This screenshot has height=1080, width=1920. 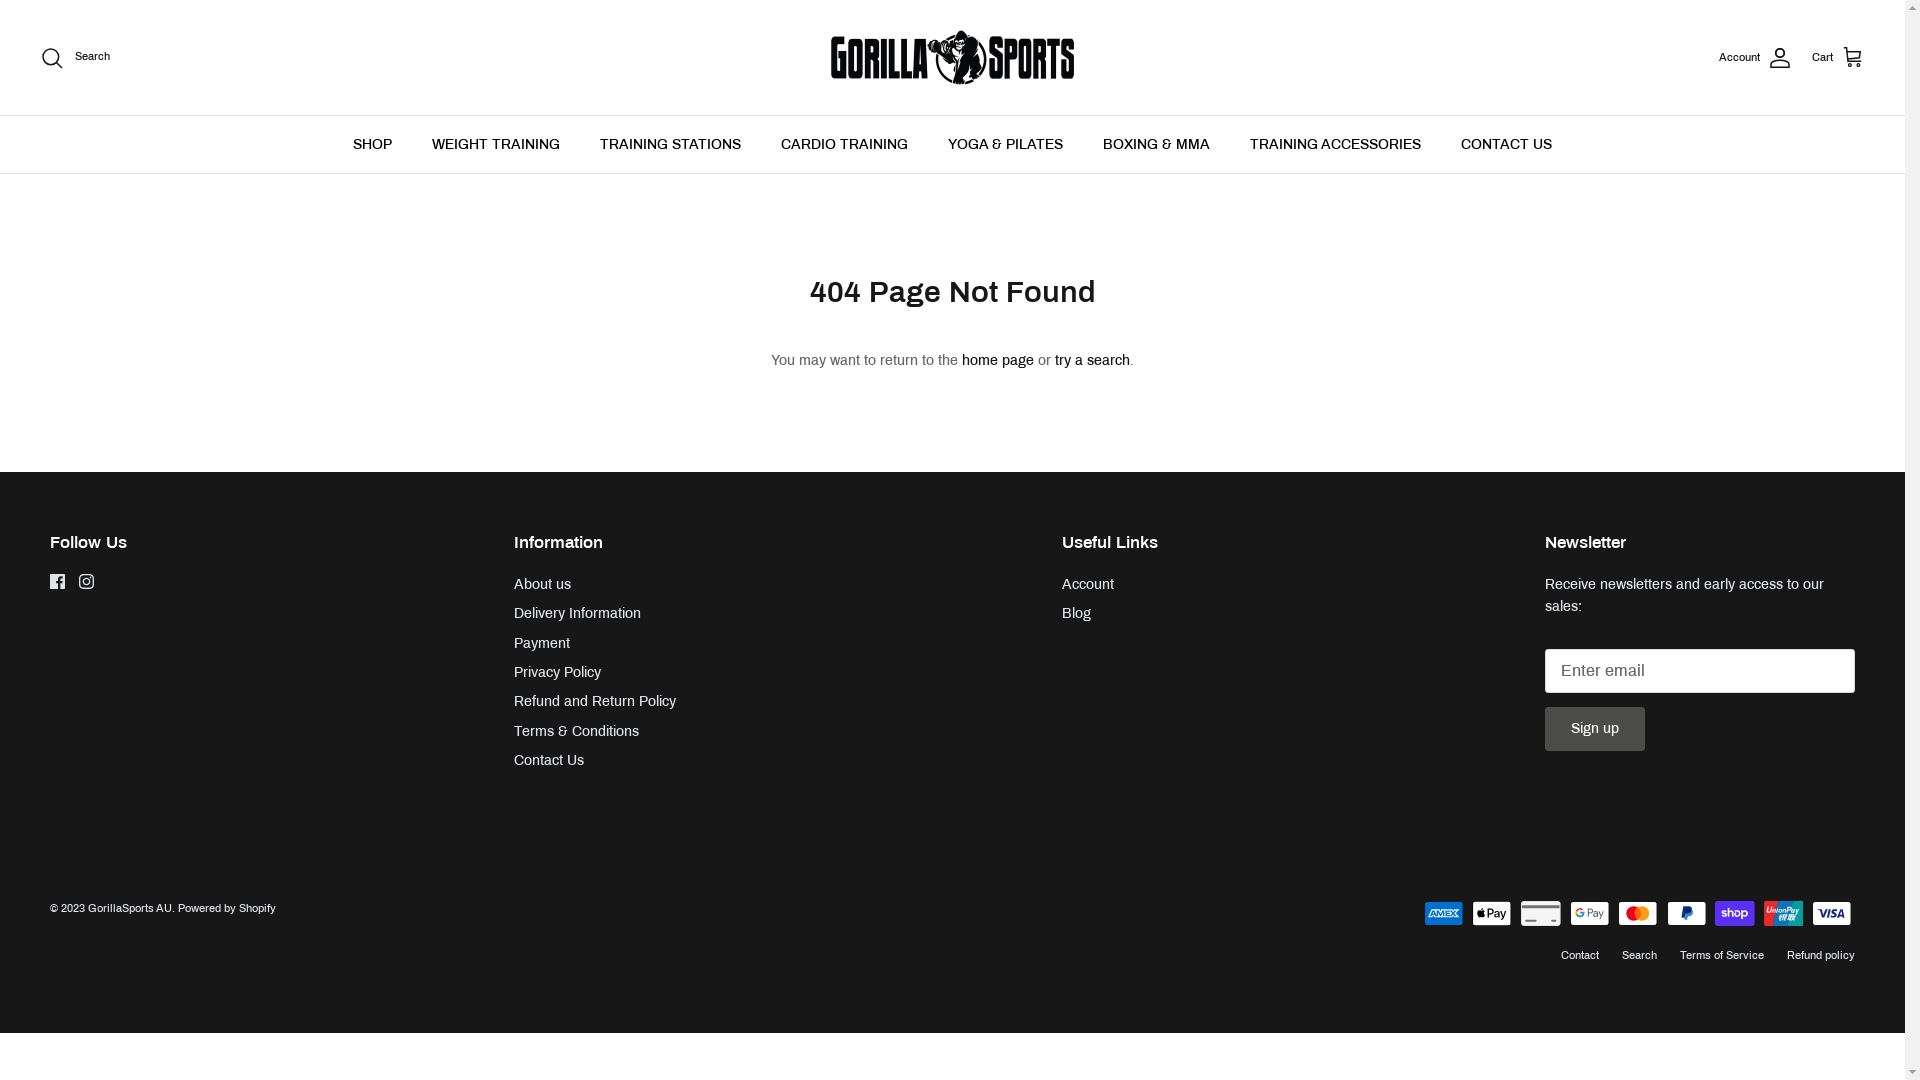 I want to click on 'Cart', so click(x=1838, y=56).